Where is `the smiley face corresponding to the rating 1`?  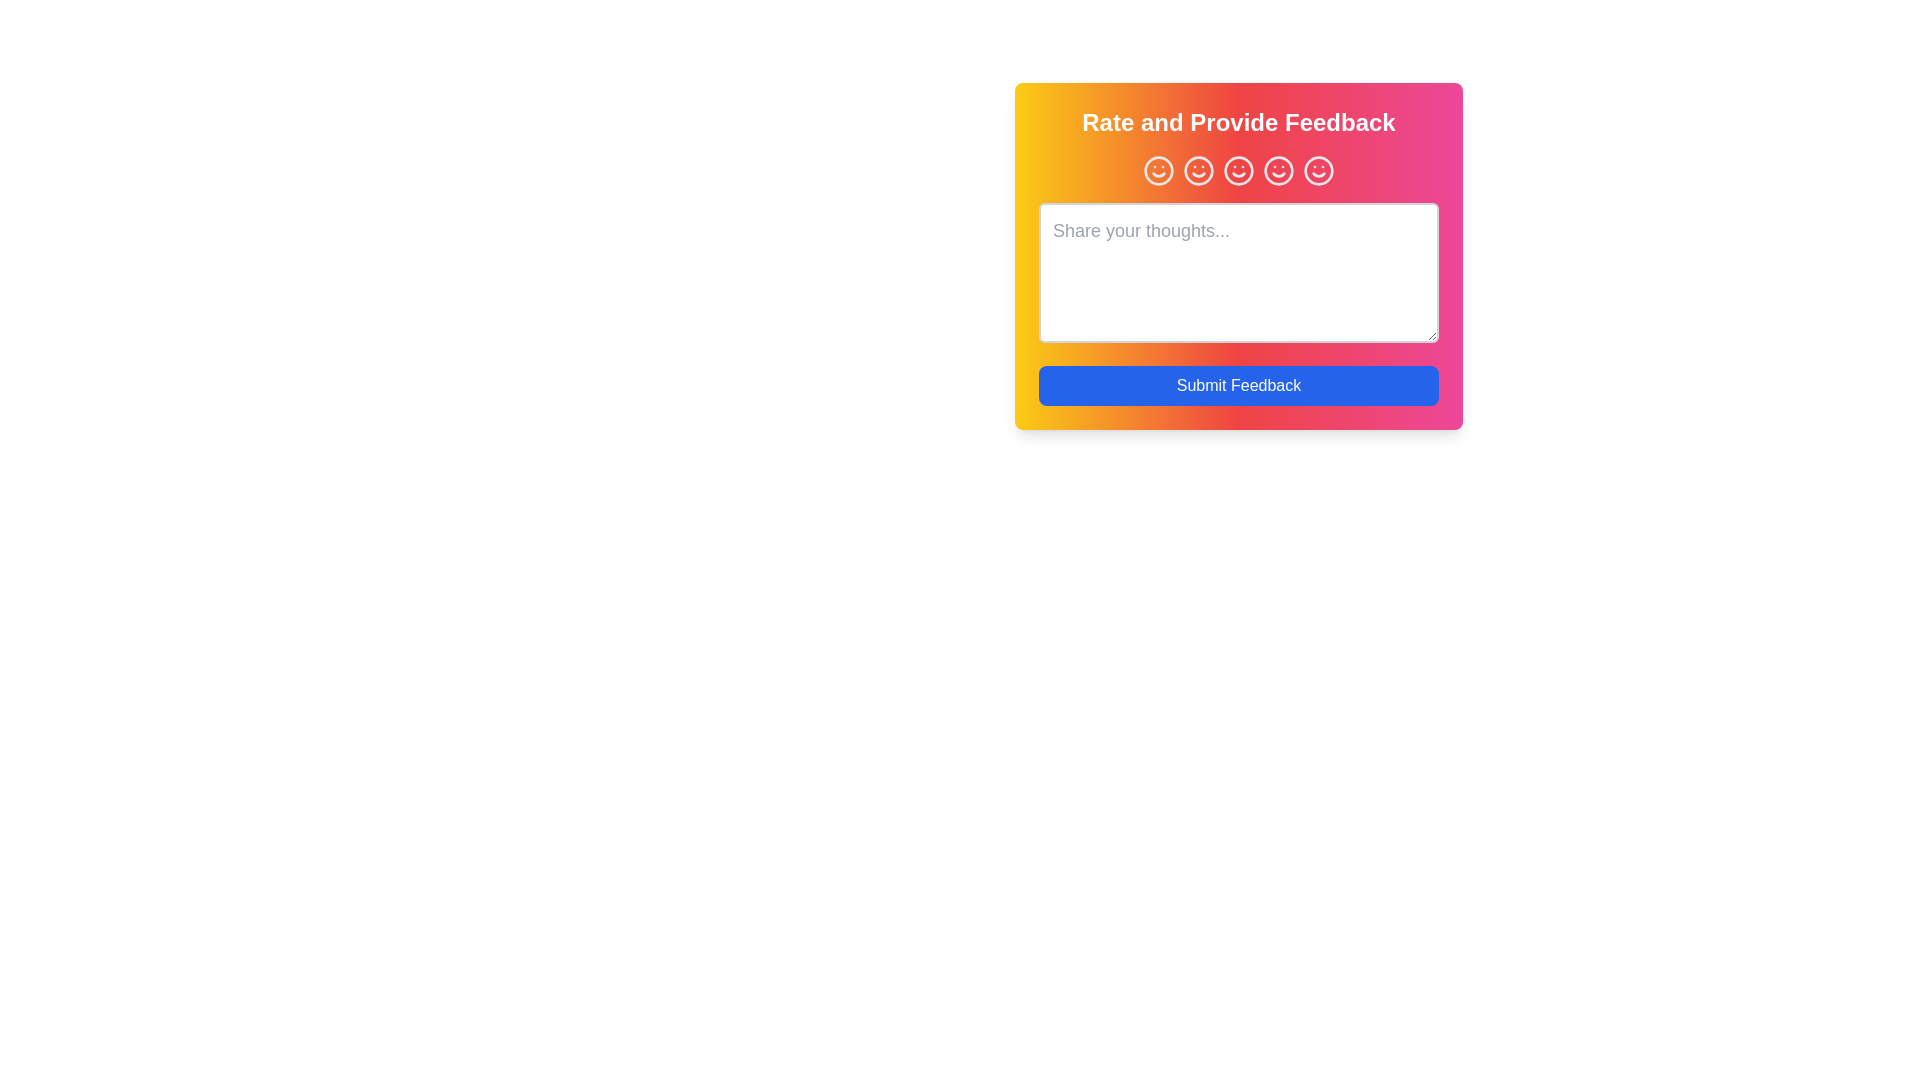
the smiley face corresponding to the rating 1 is located at coordinates (1158, 169).